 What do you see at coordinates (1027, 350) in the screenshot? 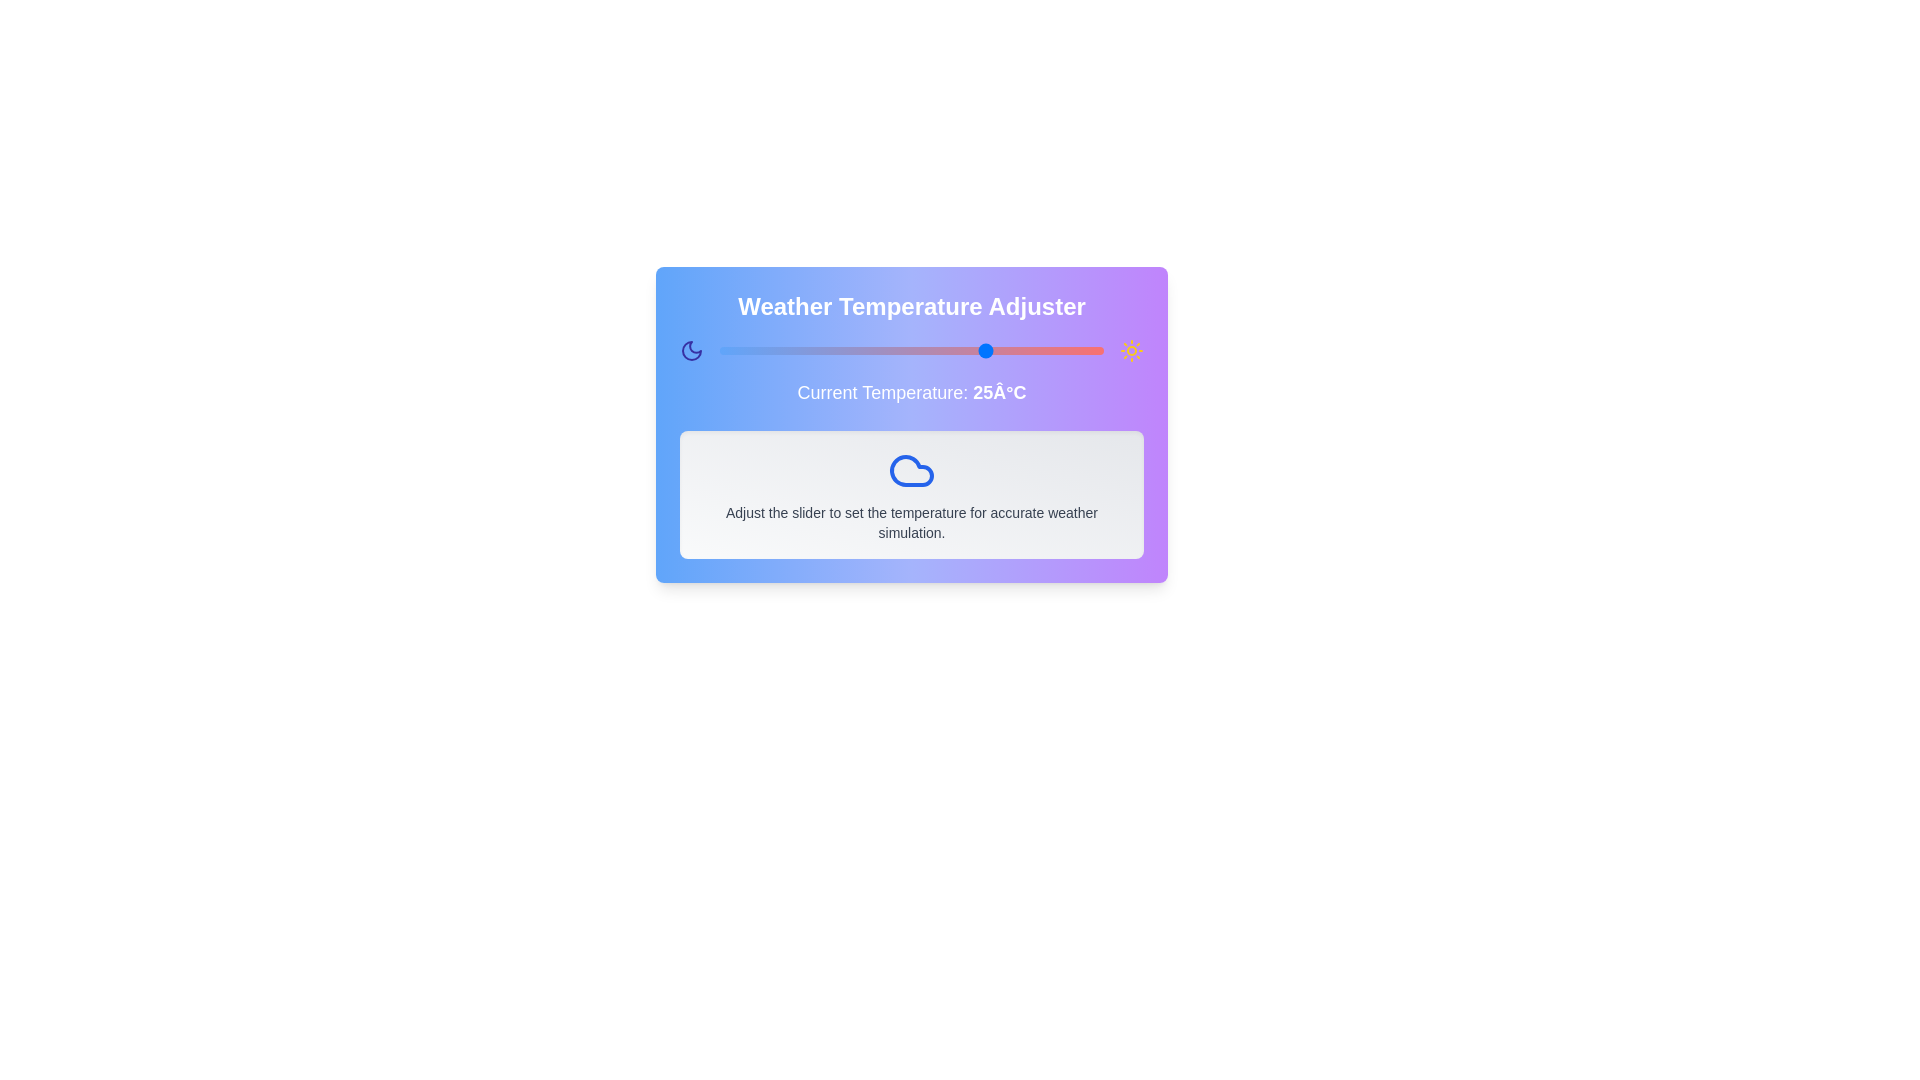
I see `the temperature slider to set the temperature to 30 degrees Celsius` at bounding box center [1027, 350].